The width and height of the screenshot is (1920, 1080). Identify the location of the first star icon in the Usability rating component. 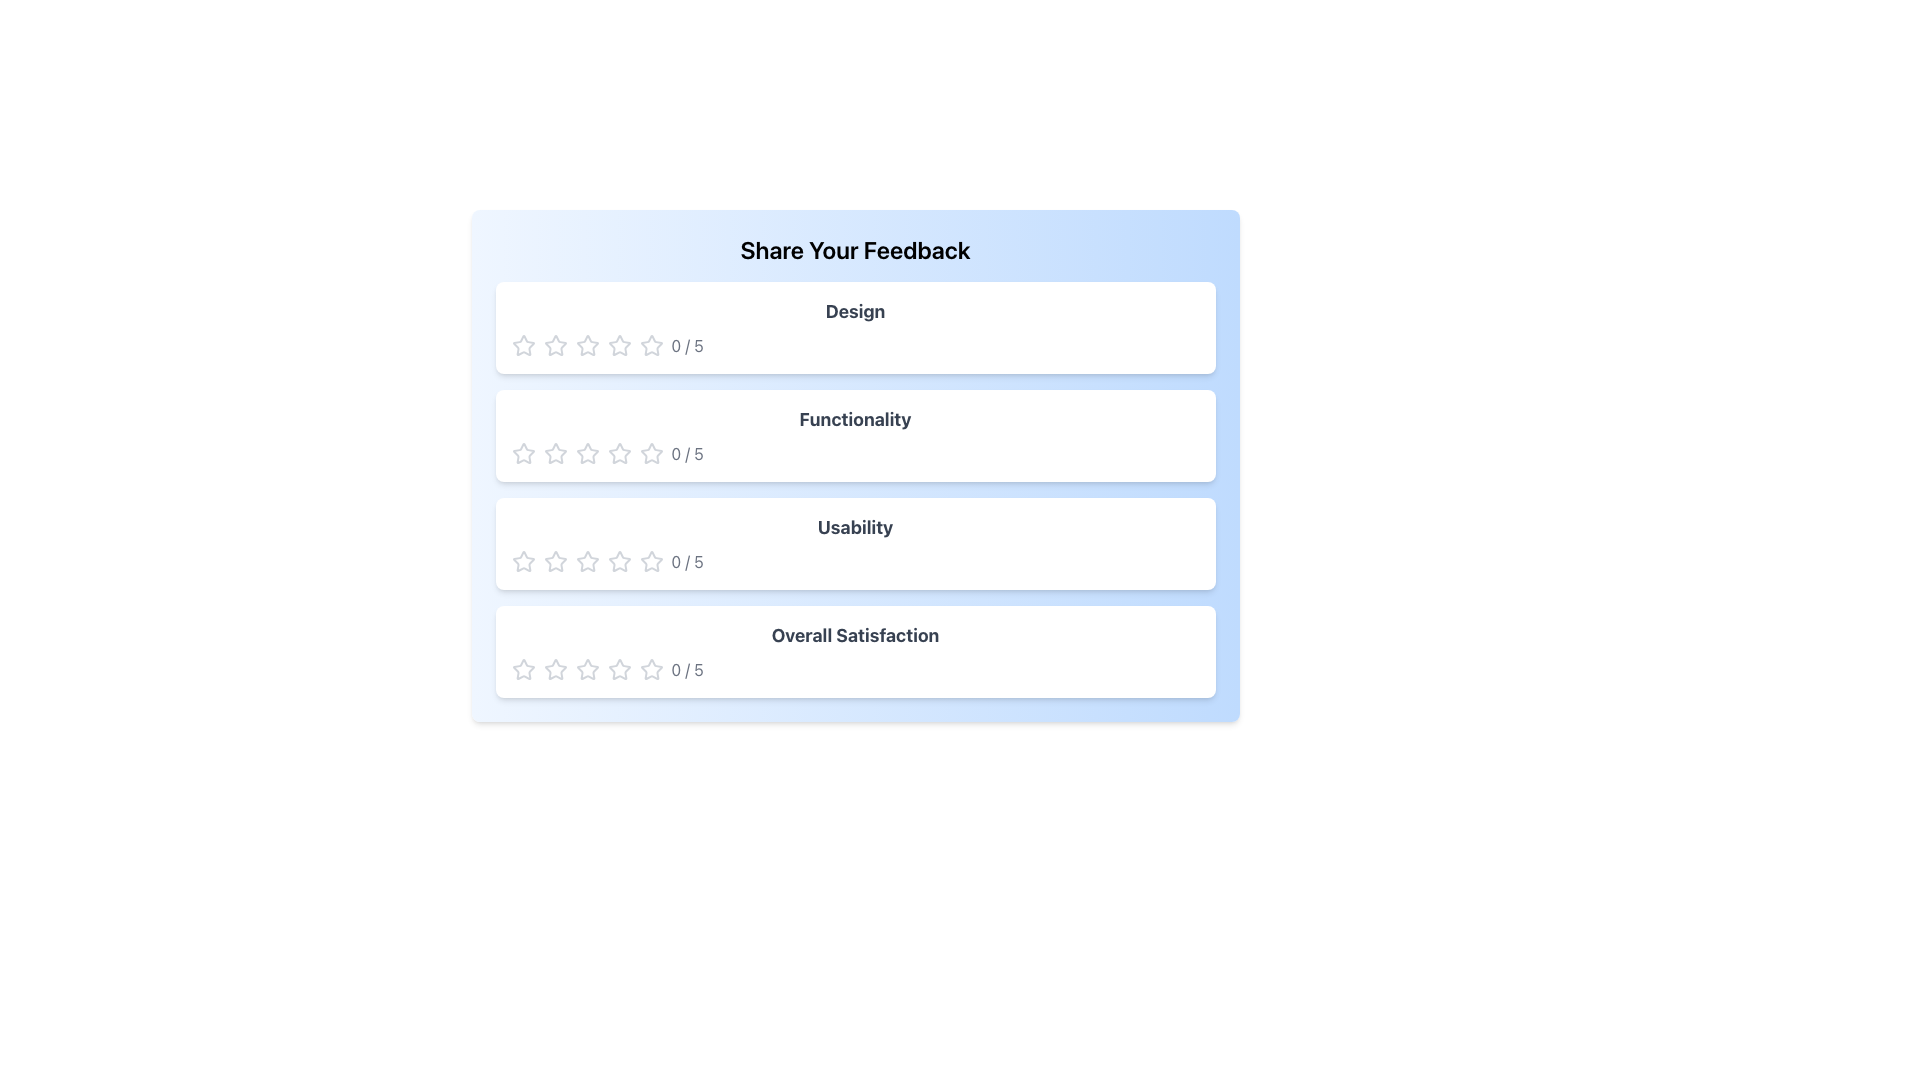
(555, 561).